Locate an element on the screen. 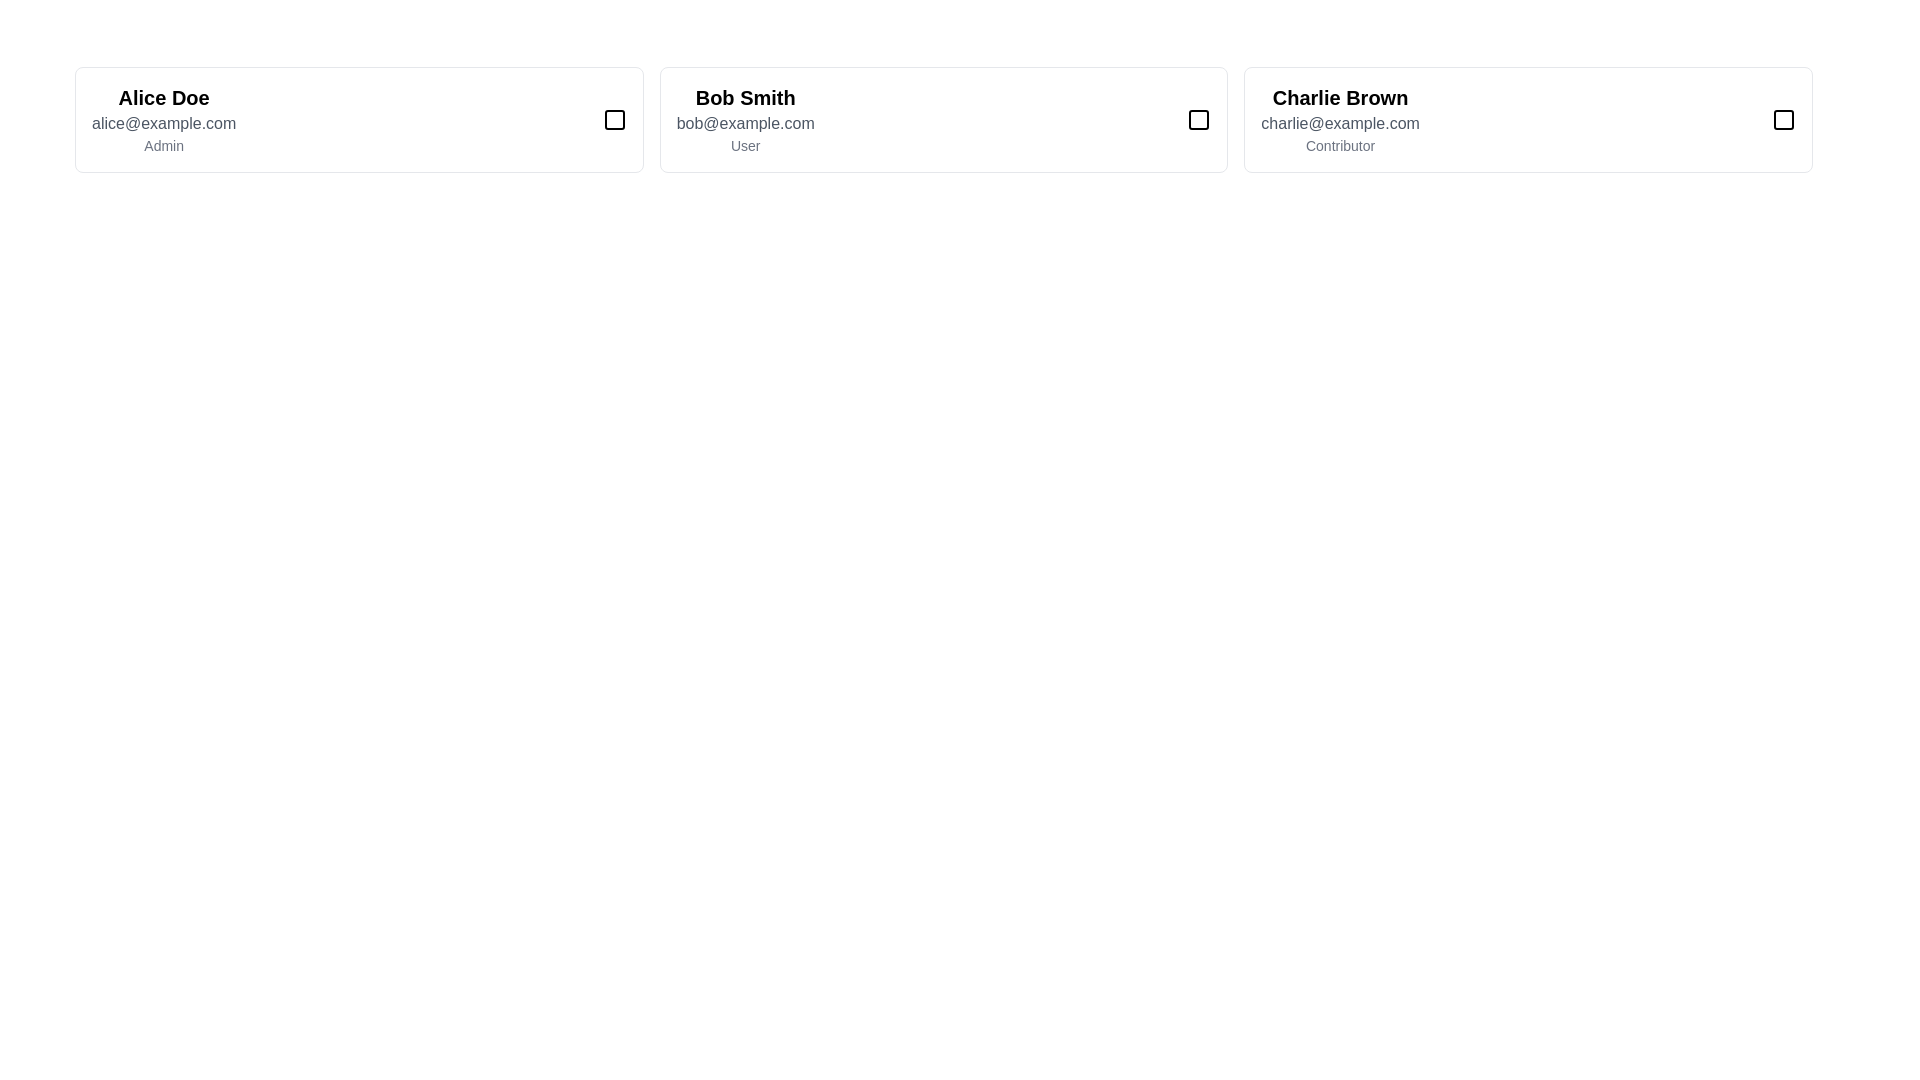  the email address display element located below the header 'Alice Doe' and above the label 'Admin' in the user profile section is located at coordinates (164, 123).